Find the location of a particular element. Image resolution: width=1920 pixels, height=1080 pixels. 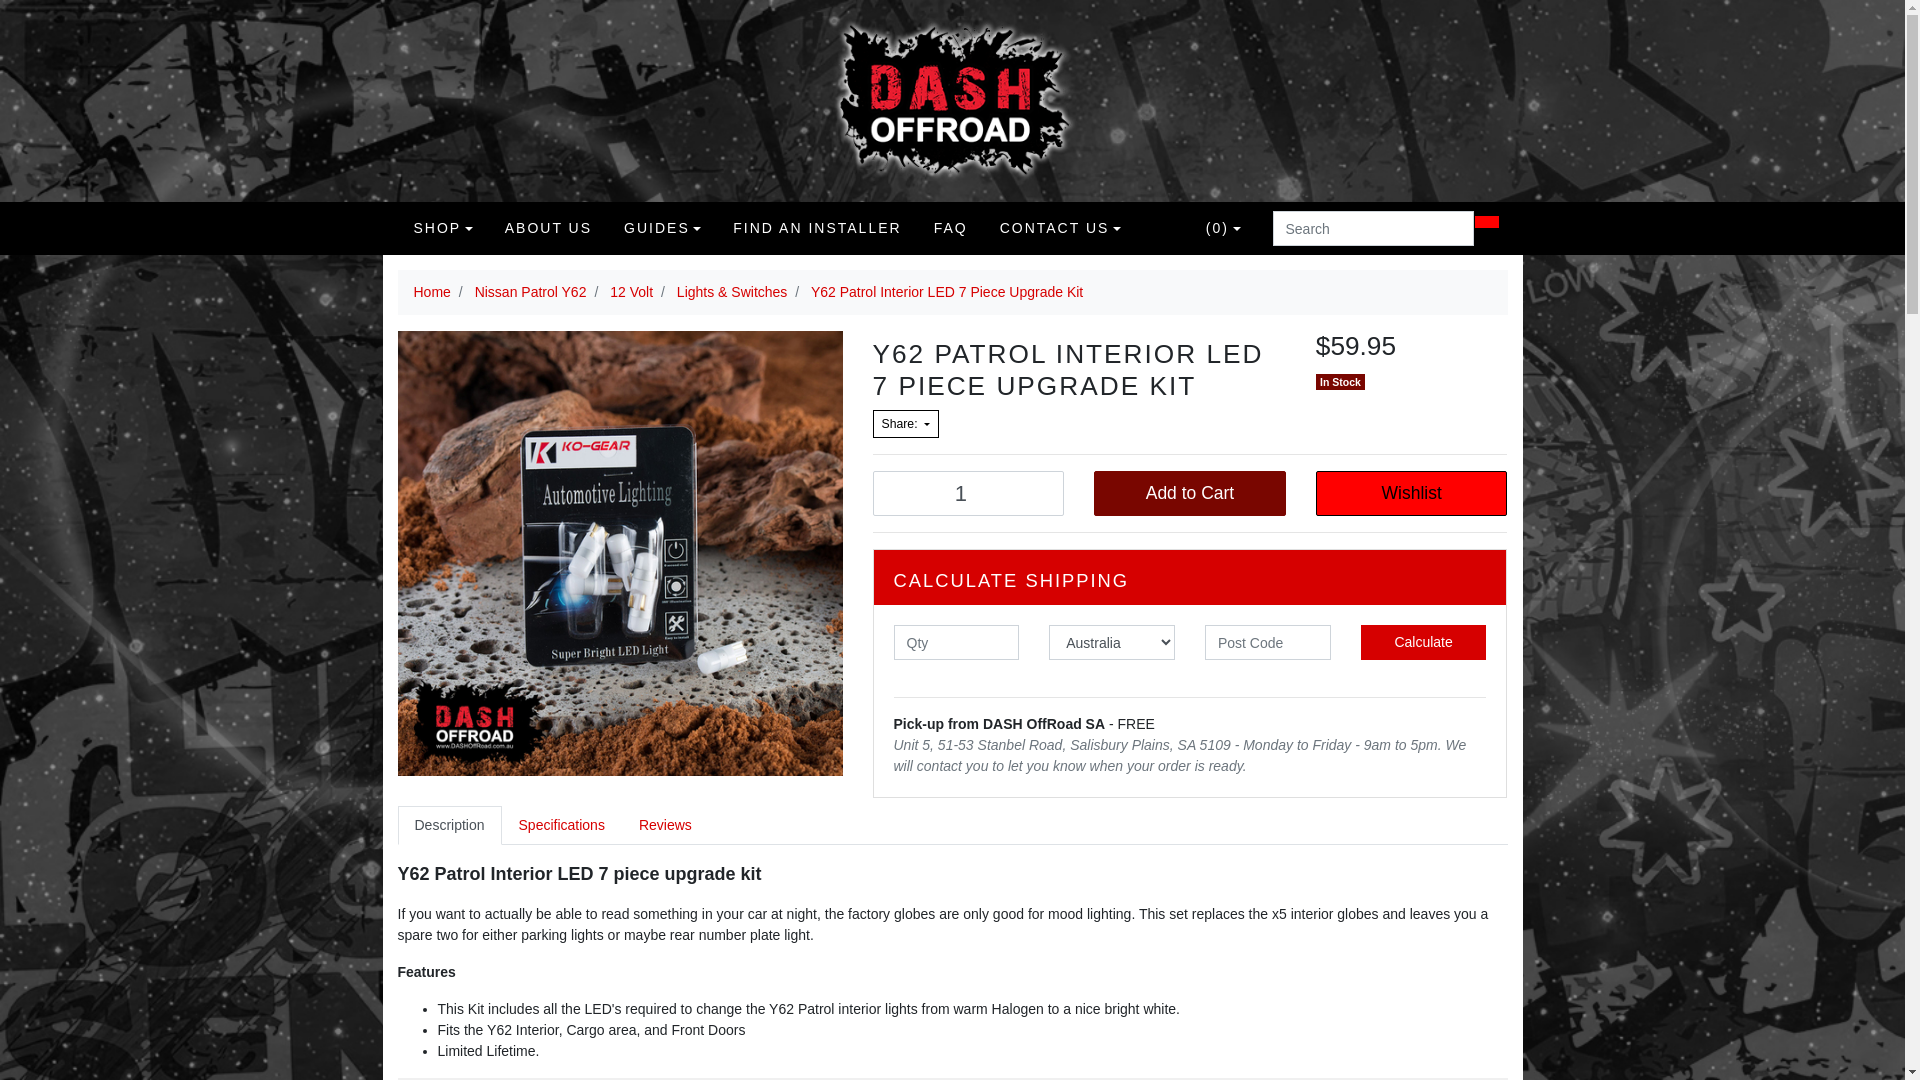

'Share:' is located at coordinates (904, 423).